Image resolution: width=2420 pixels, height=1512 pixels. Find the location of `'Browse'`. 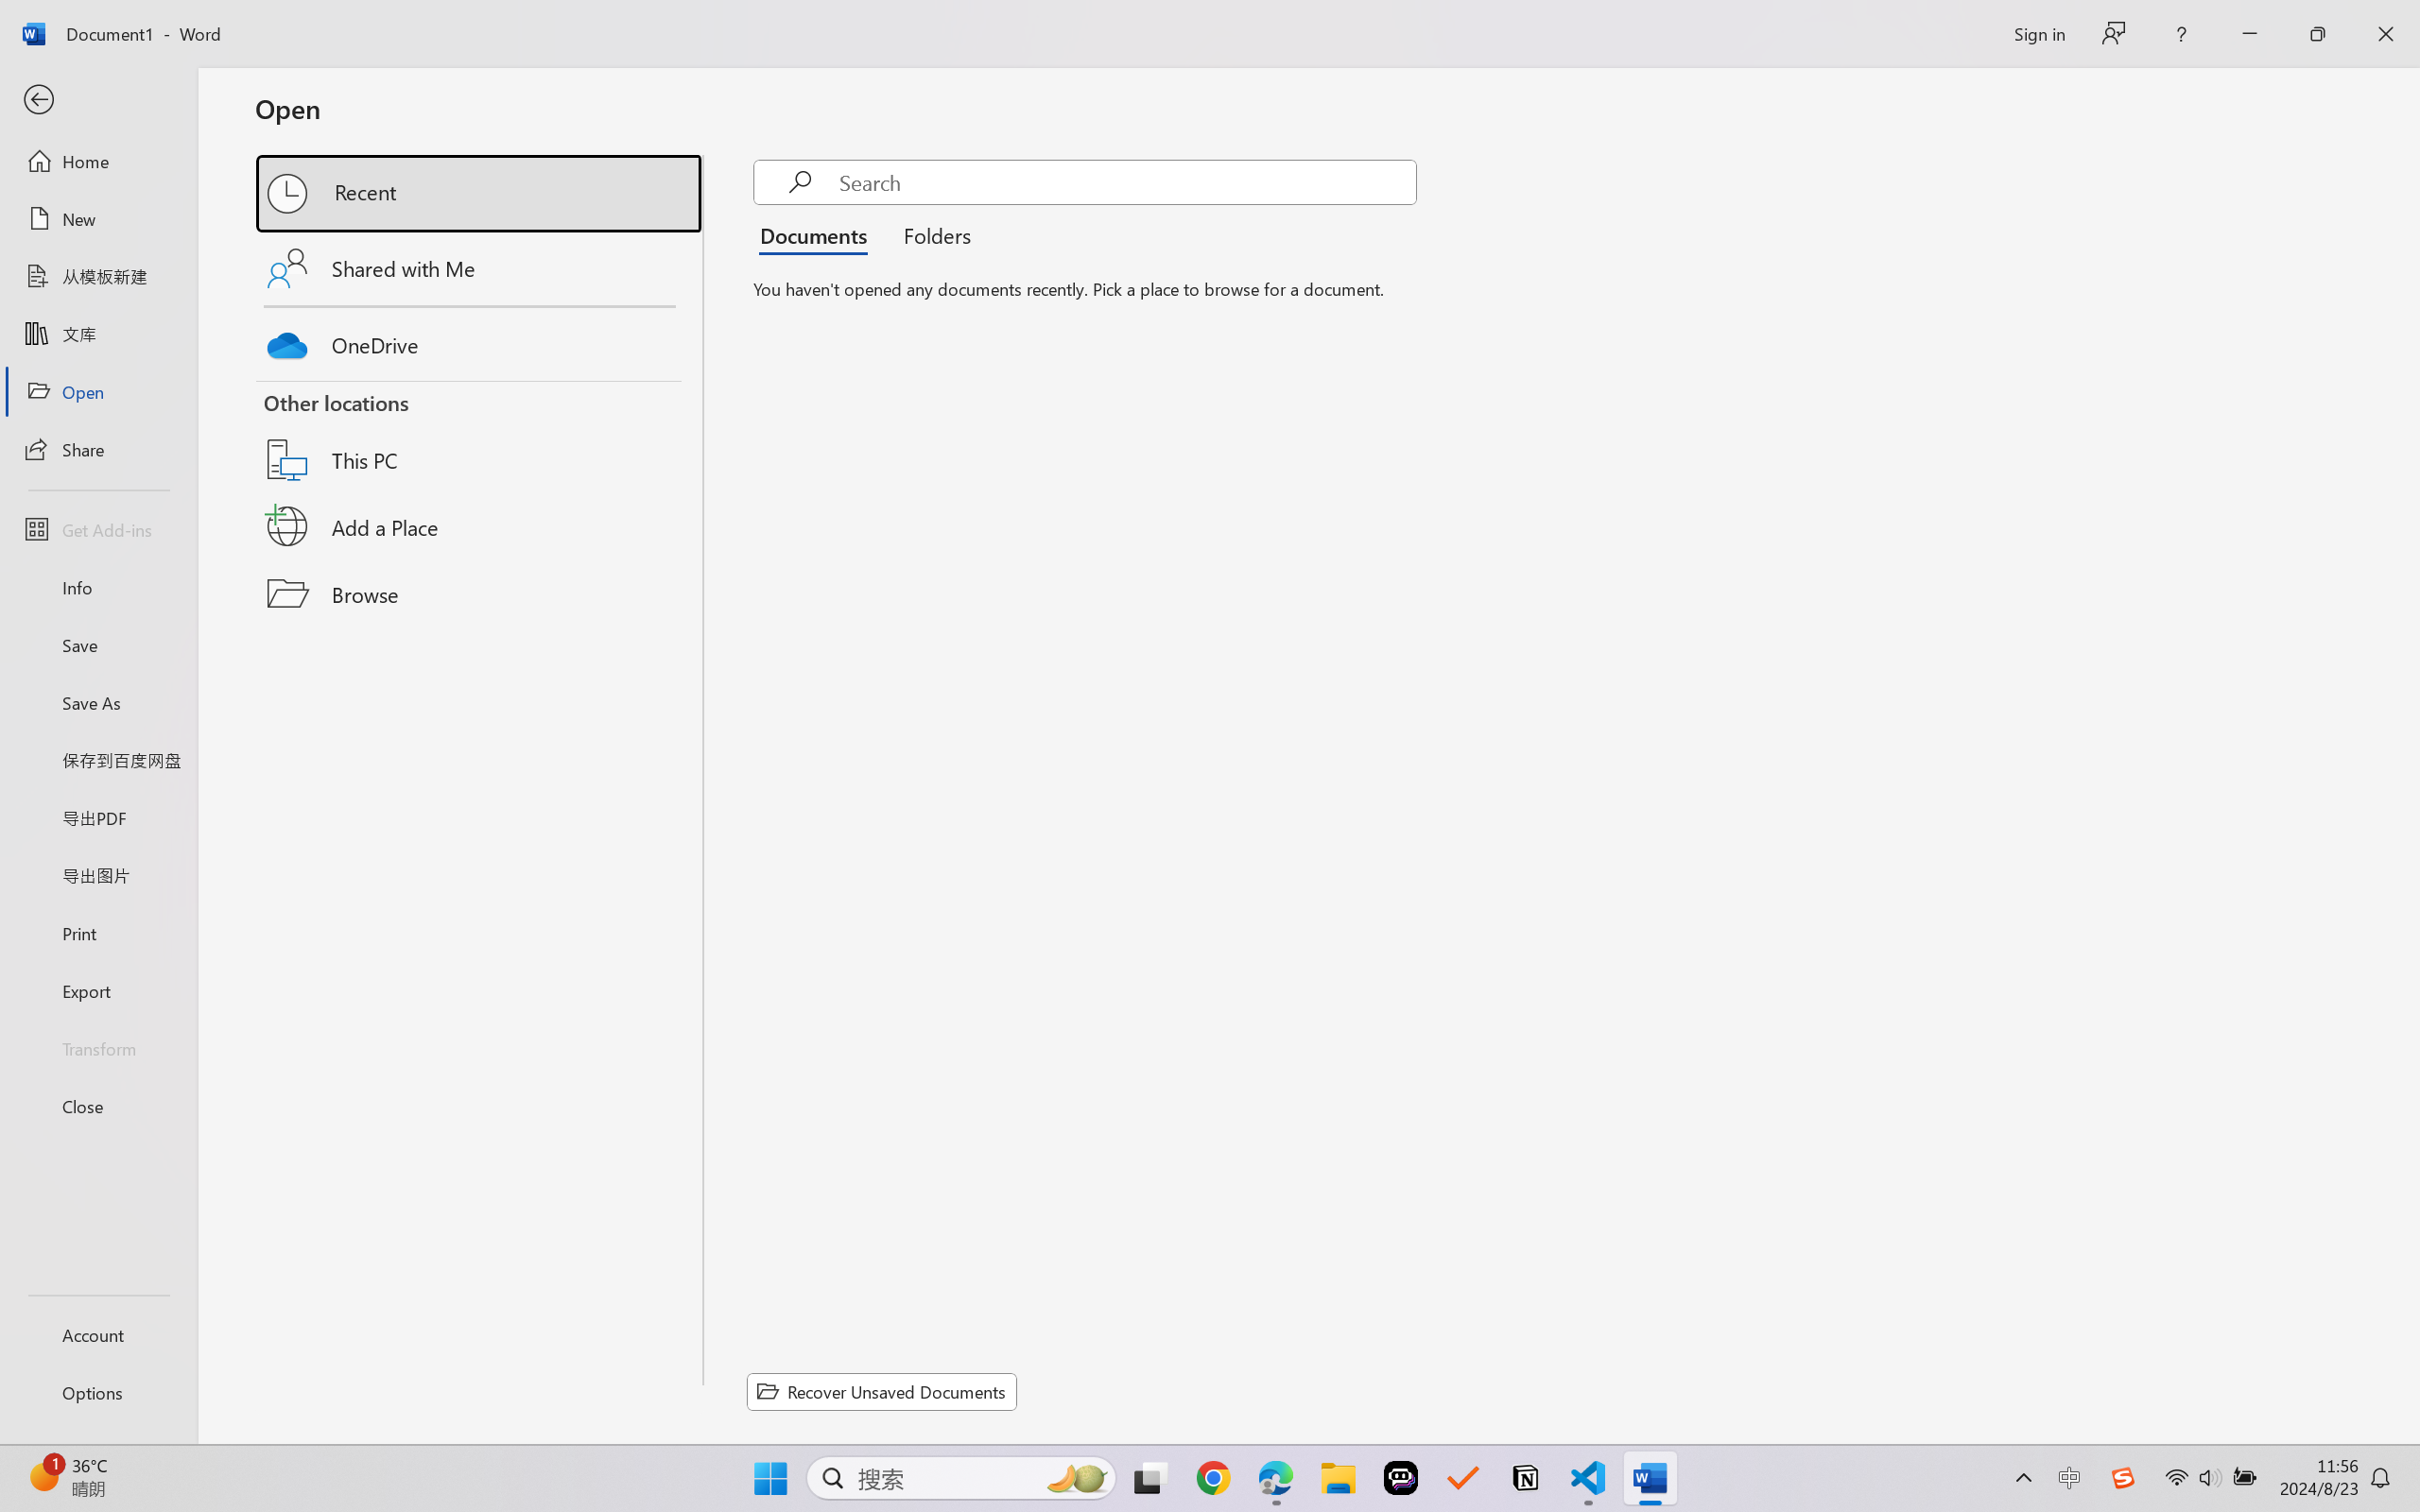

'Browse' is located at coordinates (480, 593).